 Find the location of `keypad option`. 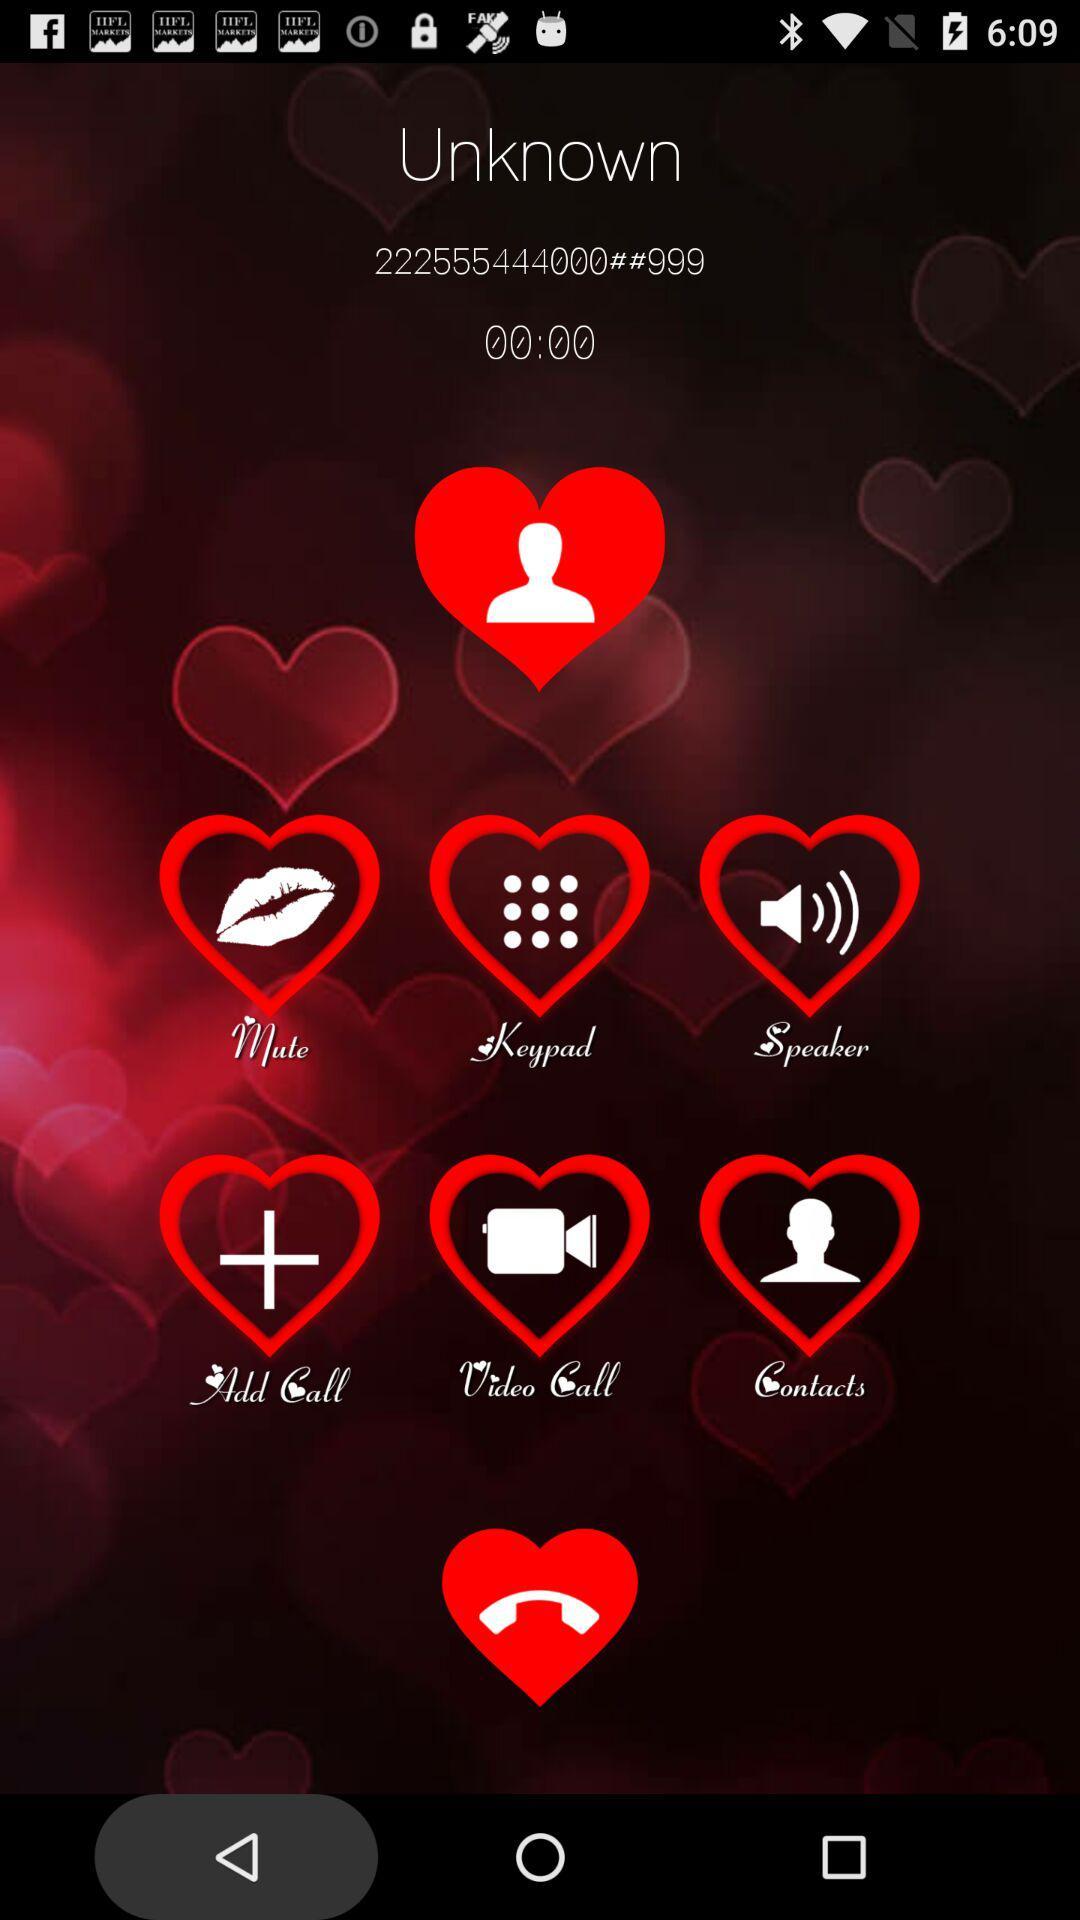

keypad option is located at coordinates (540, 936).